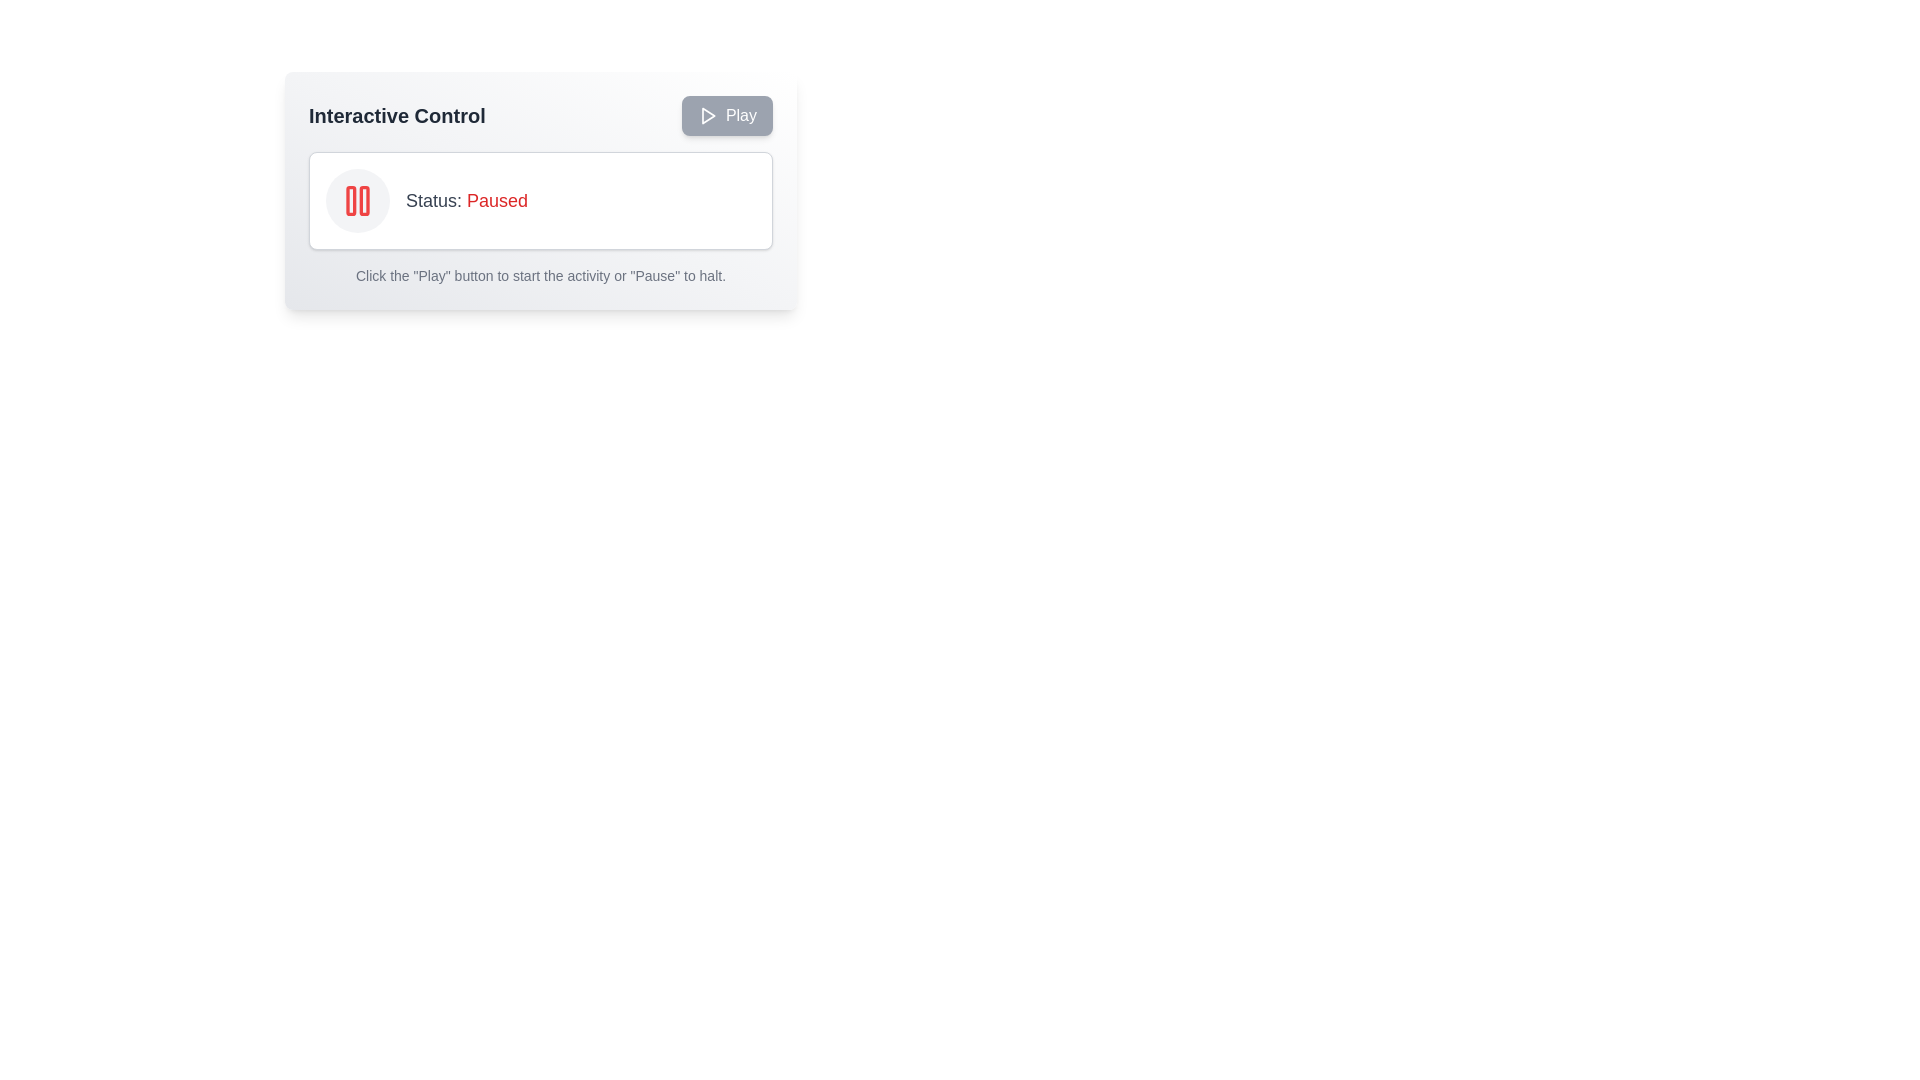 Image resolution: width=1920 pixels, height=1080 pixels. What do you see at coordinates (497, 200) in the screenshot?
I see `the static text element that displays the current system status as 'Paused', located to the right of the label 'Status:'` at bounding box center [497, 200].